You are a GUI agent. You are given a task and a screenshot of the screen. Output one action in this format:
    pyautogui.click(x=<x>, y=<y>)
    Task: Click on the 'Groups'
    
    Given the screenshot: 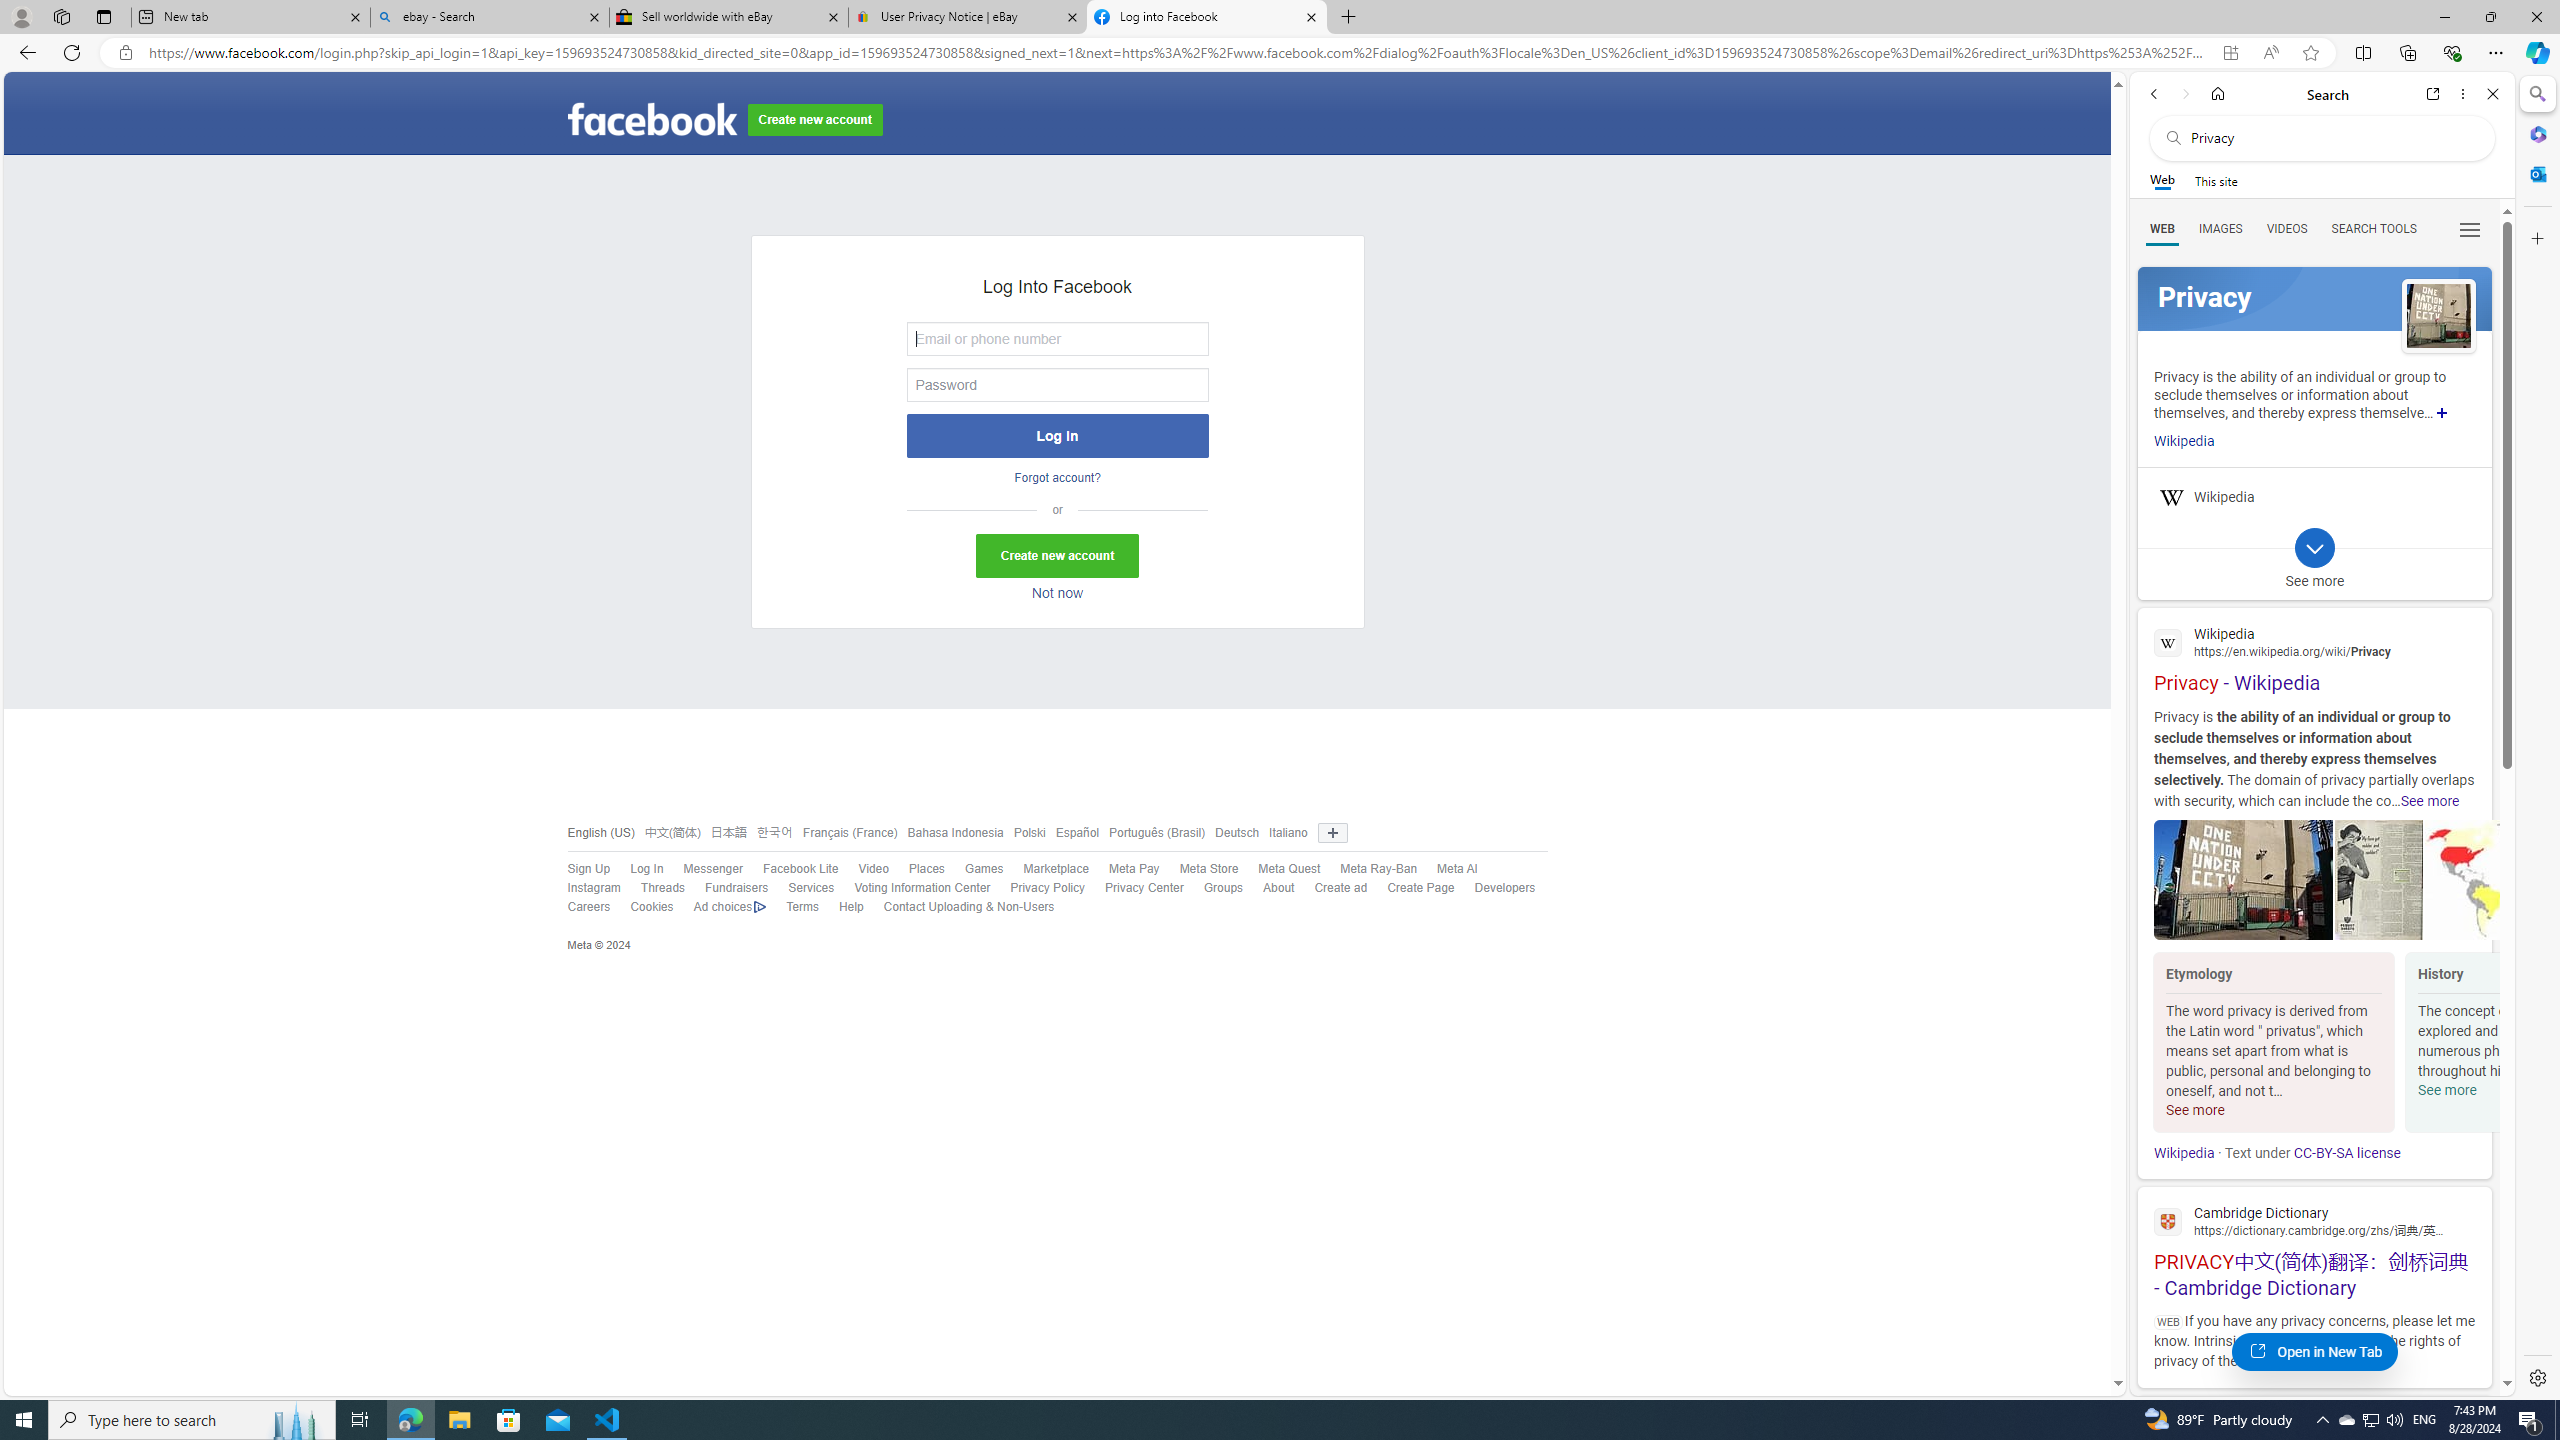 What is the action you would take?
    pyautogui.click(x=1222, y=888)
    